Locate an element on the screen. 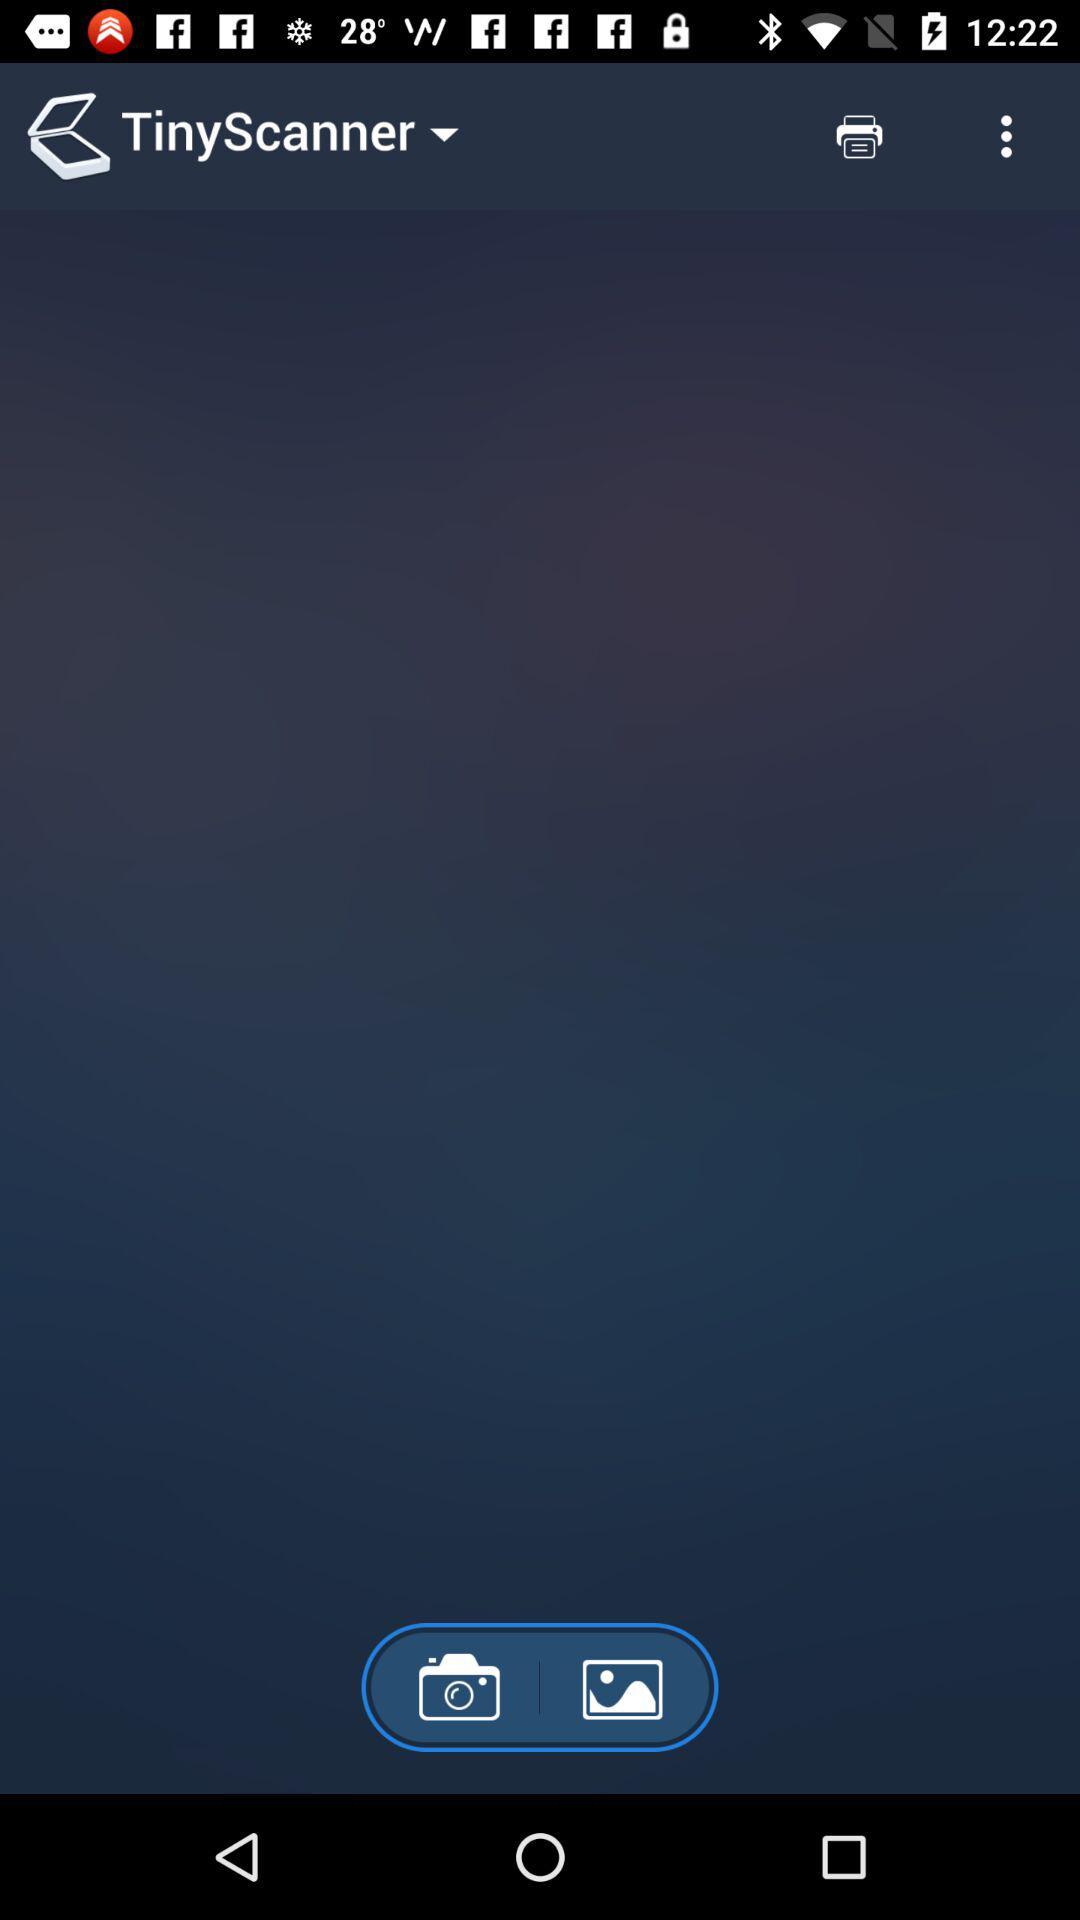 This screenshot has height=1920, width=1080. the wallpaper icon is located at coordinates (628, 1686).